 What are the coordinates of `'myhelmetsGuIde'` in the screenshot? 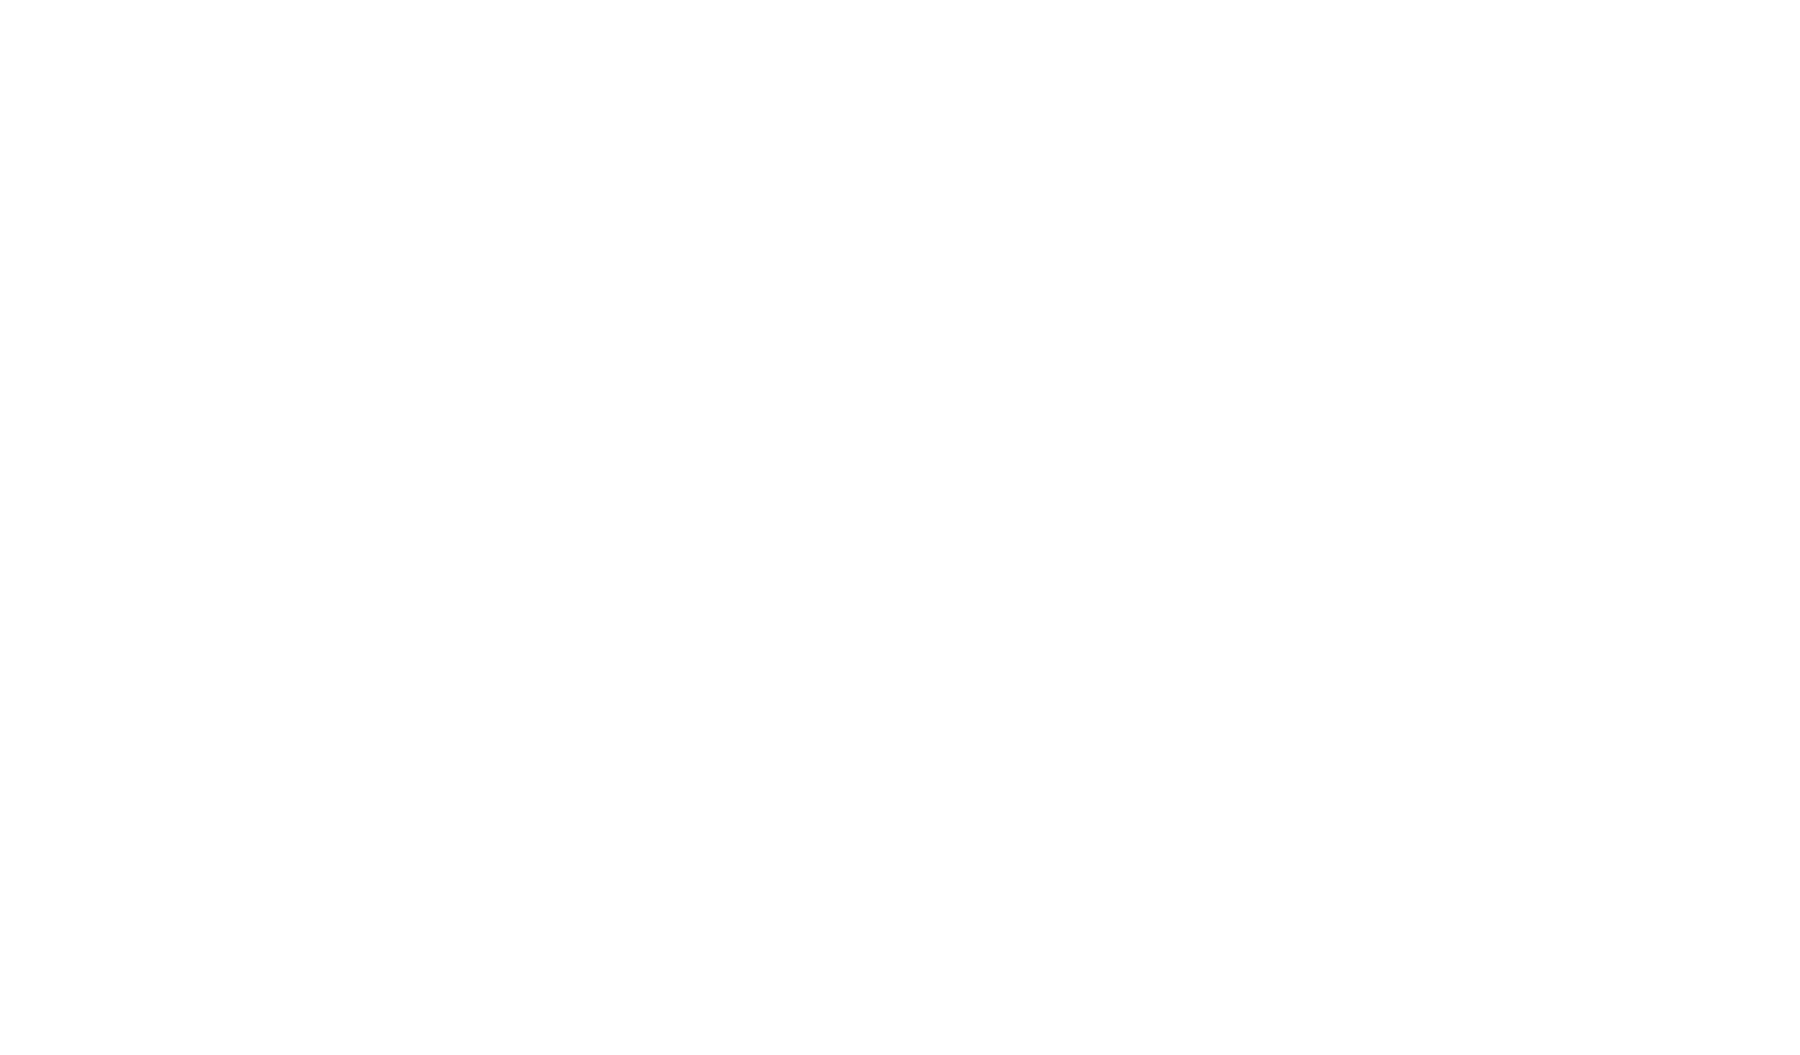 It's located at (376, 129).